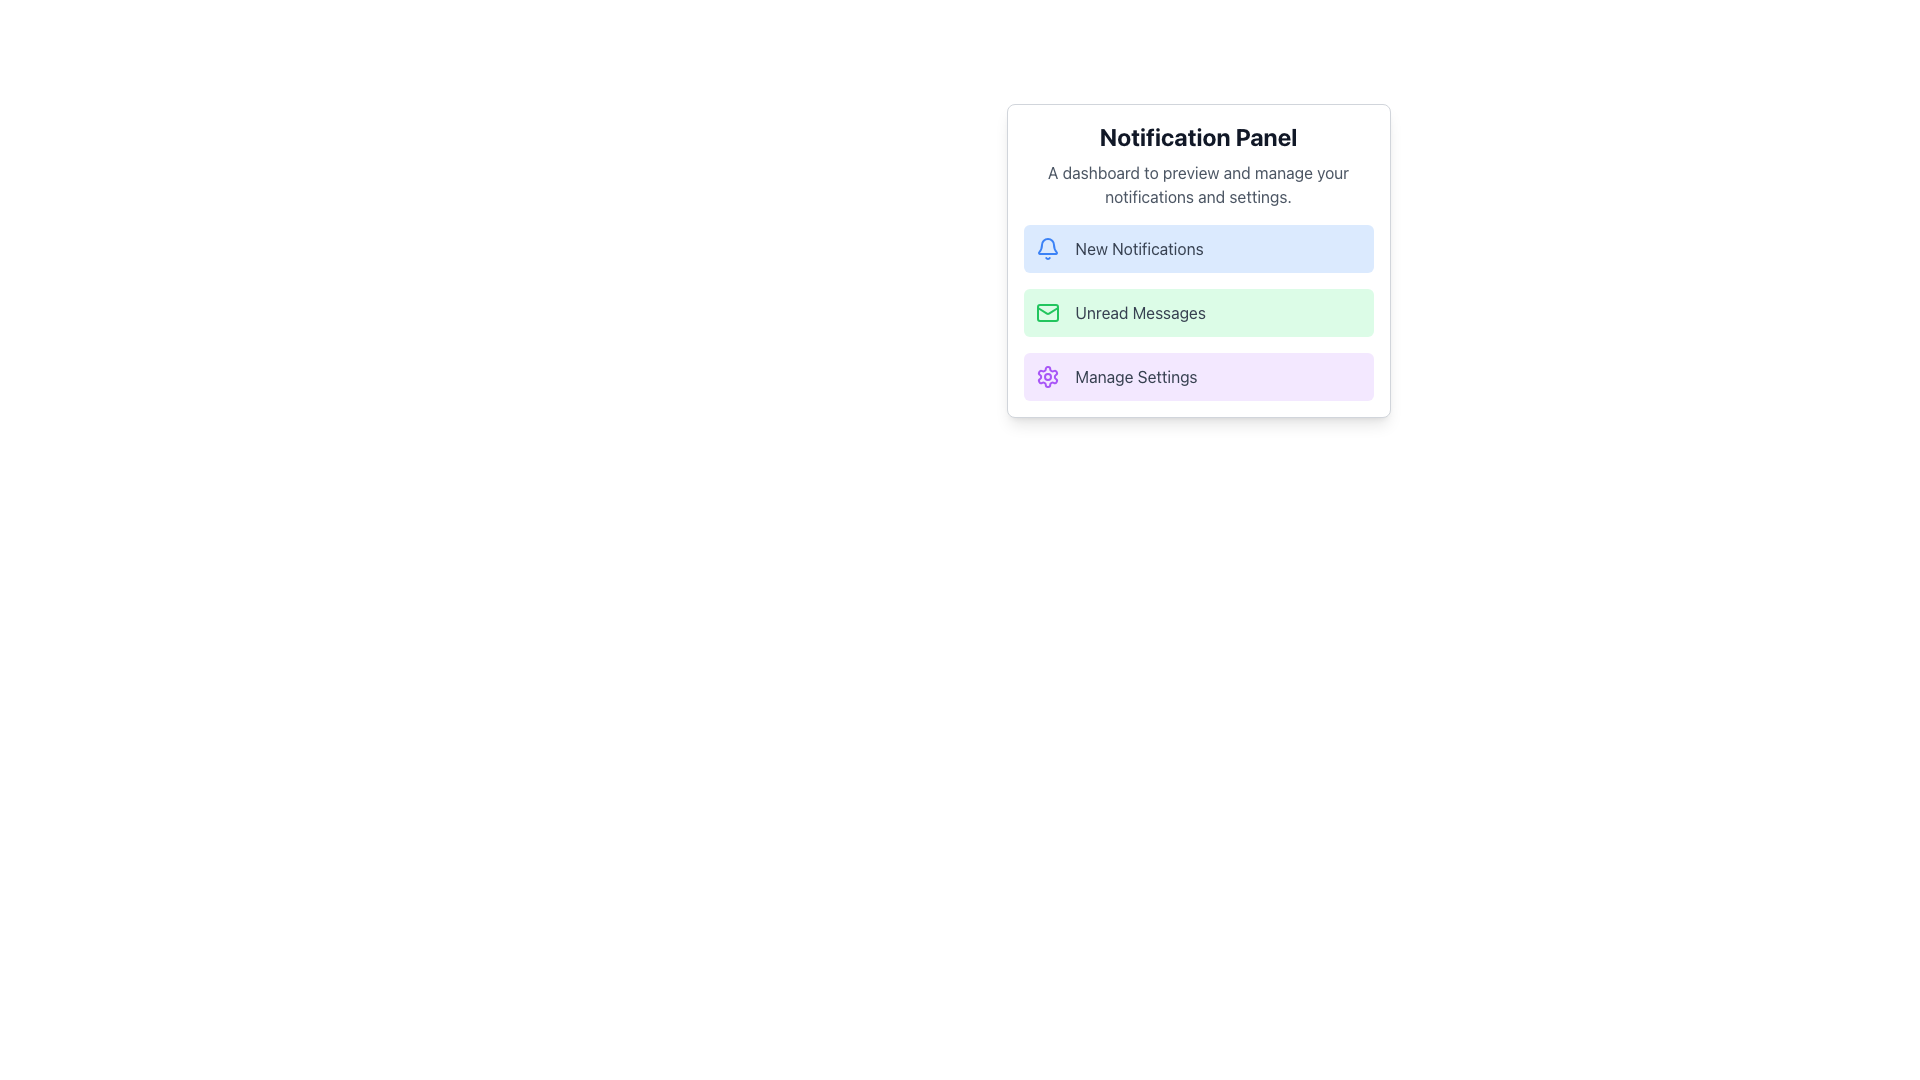 This screenshot has height=1080, width=1920. Describe the element at coordinates (1046, 248) in the screenshot. I see `the blue bell icon located at the top left of the 'New Notifications' card to interact with it` at that location.